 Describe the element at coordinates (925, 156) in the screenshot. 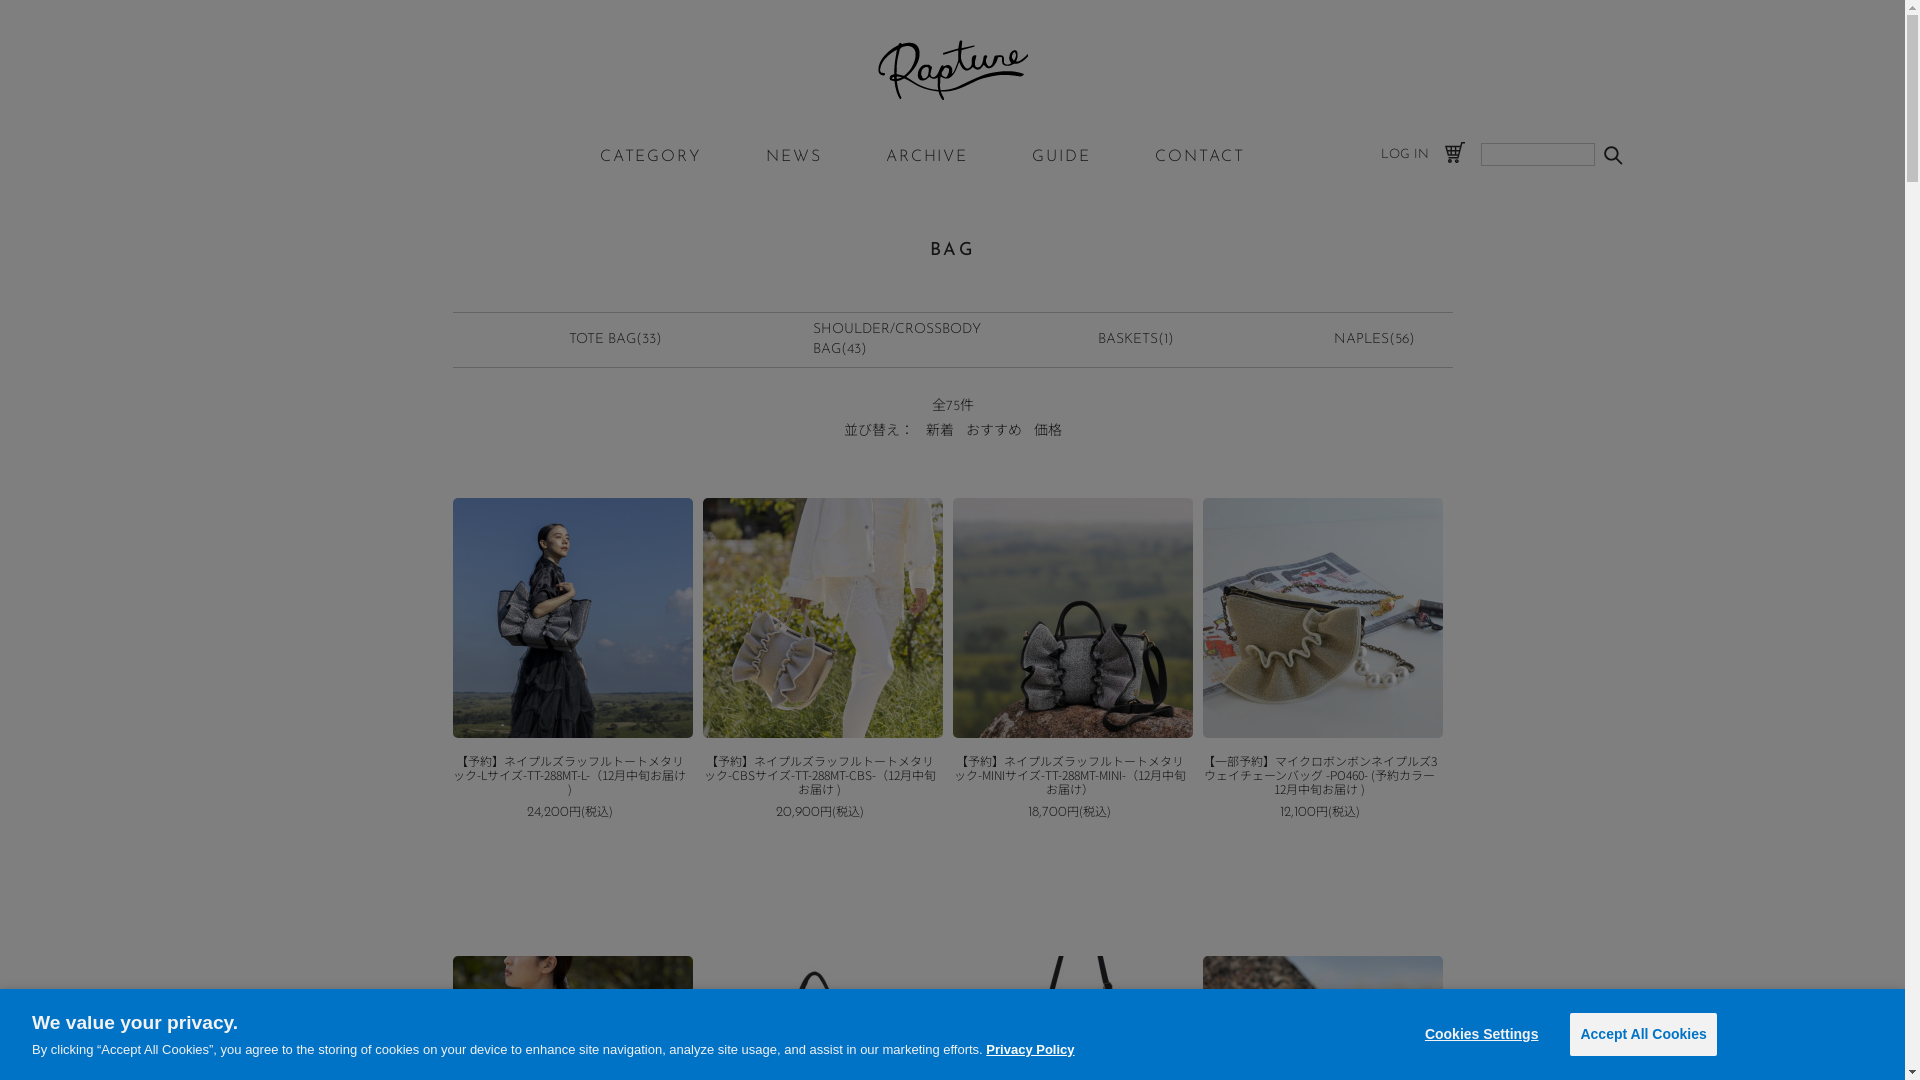

I see `'ARCHIVE'` at that location.